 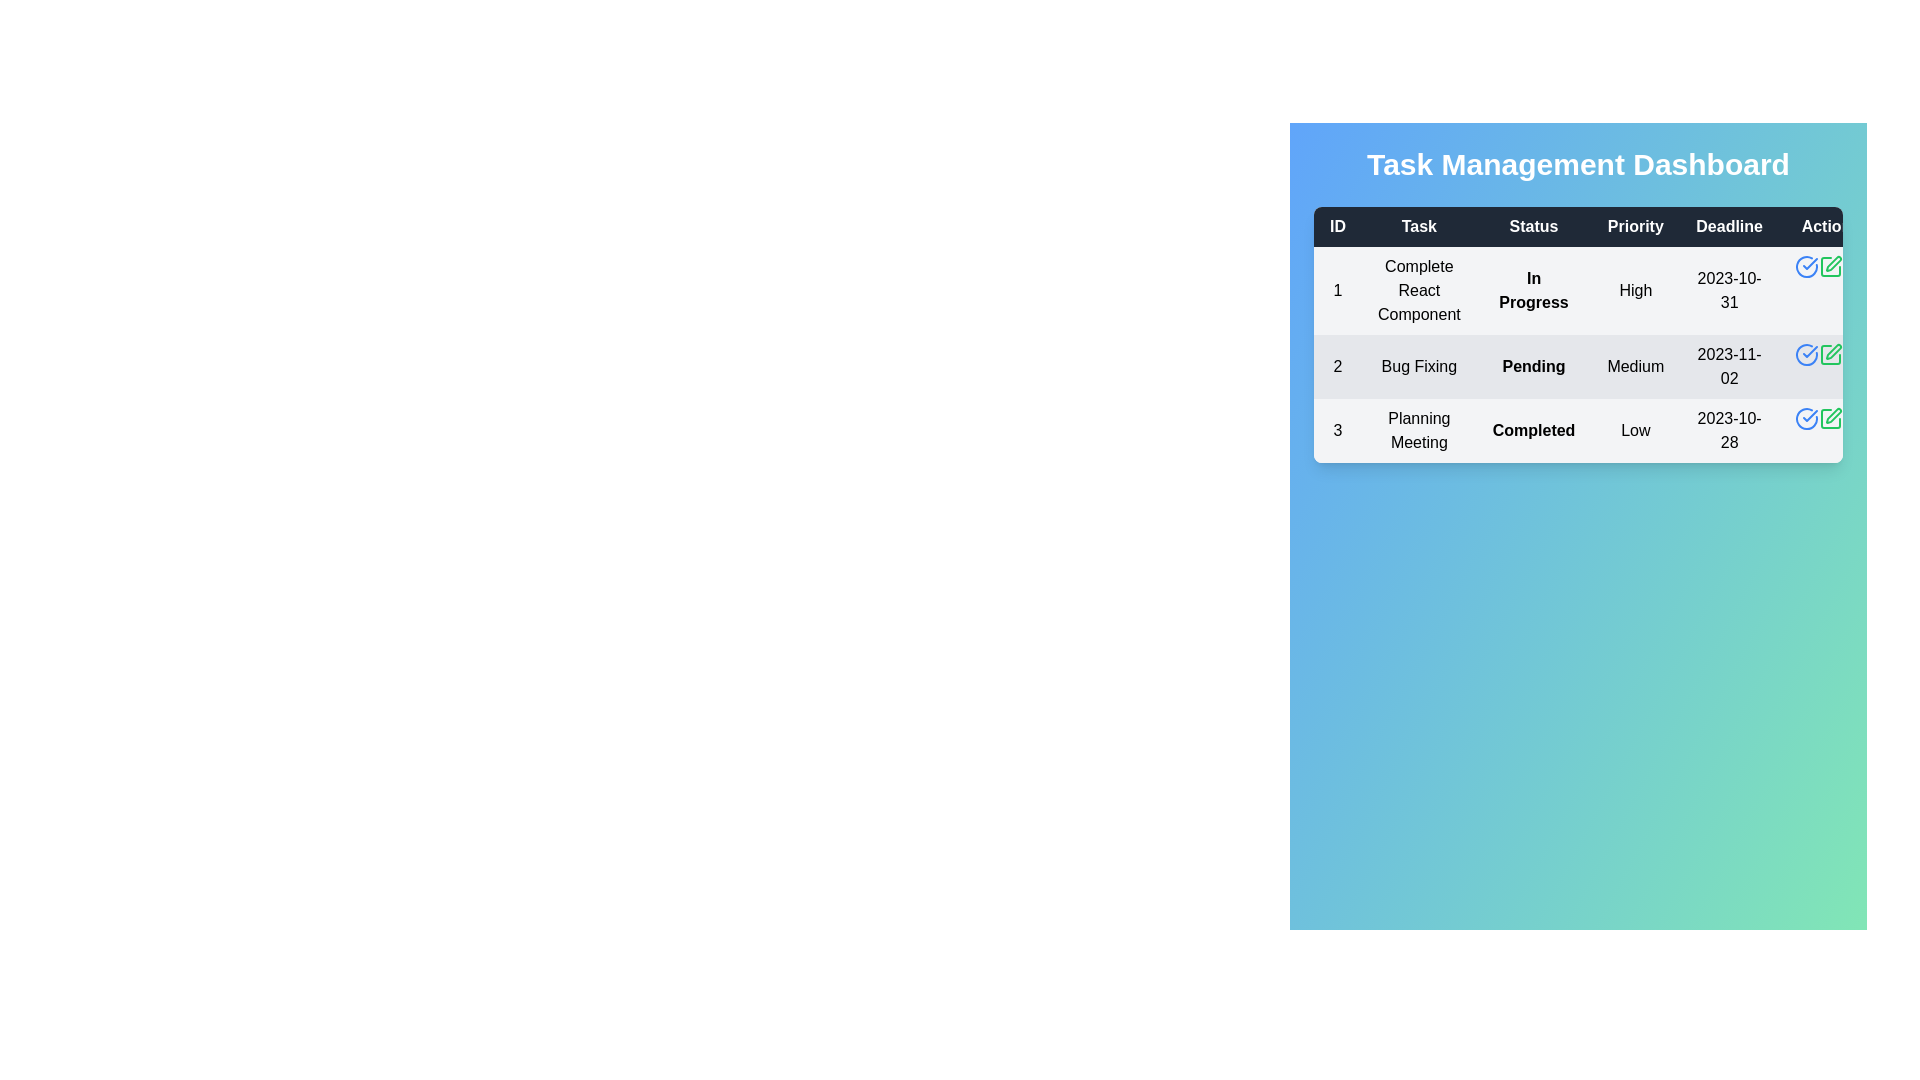 I want to click on the 'view details' icon for task 3, so click(x=1806, y=418).